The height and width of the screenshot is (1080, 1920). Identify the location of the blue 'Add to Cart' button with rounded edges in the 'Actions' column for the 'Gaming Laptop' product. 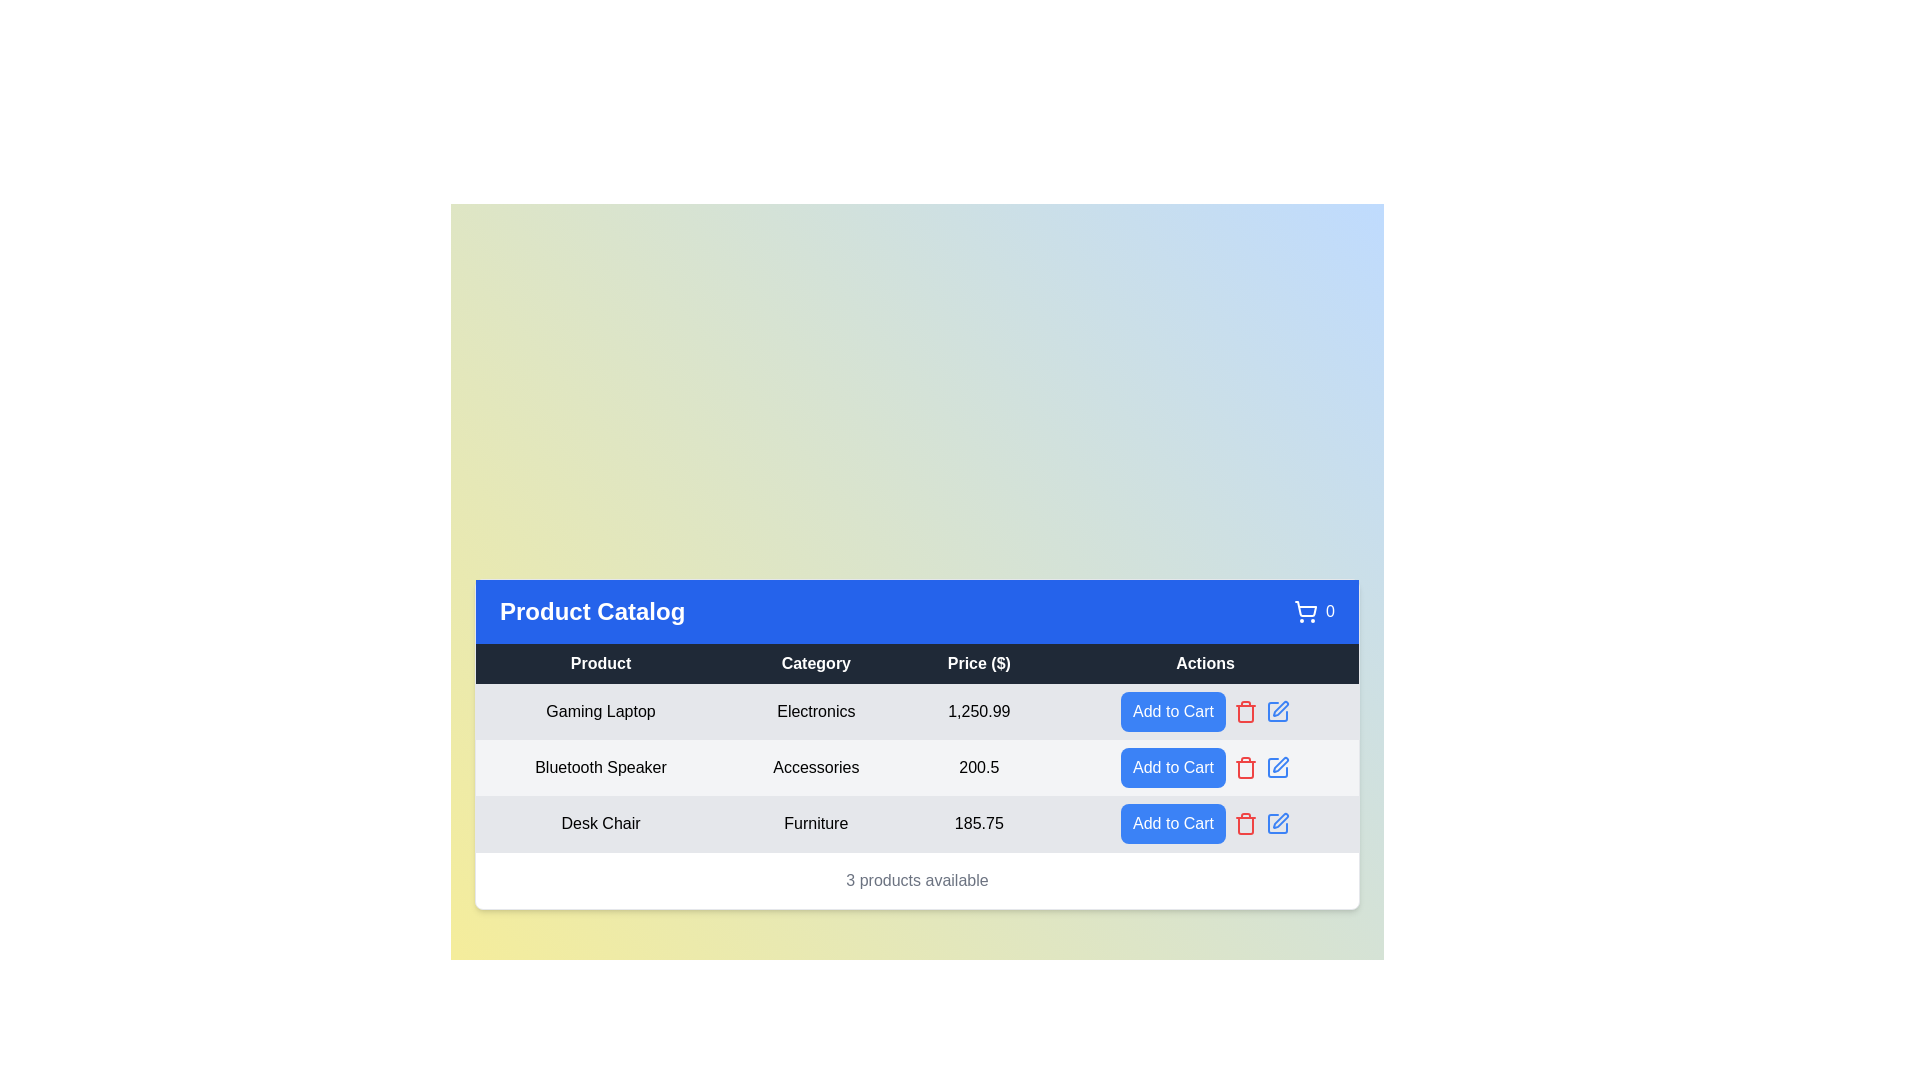
(1204, 710).